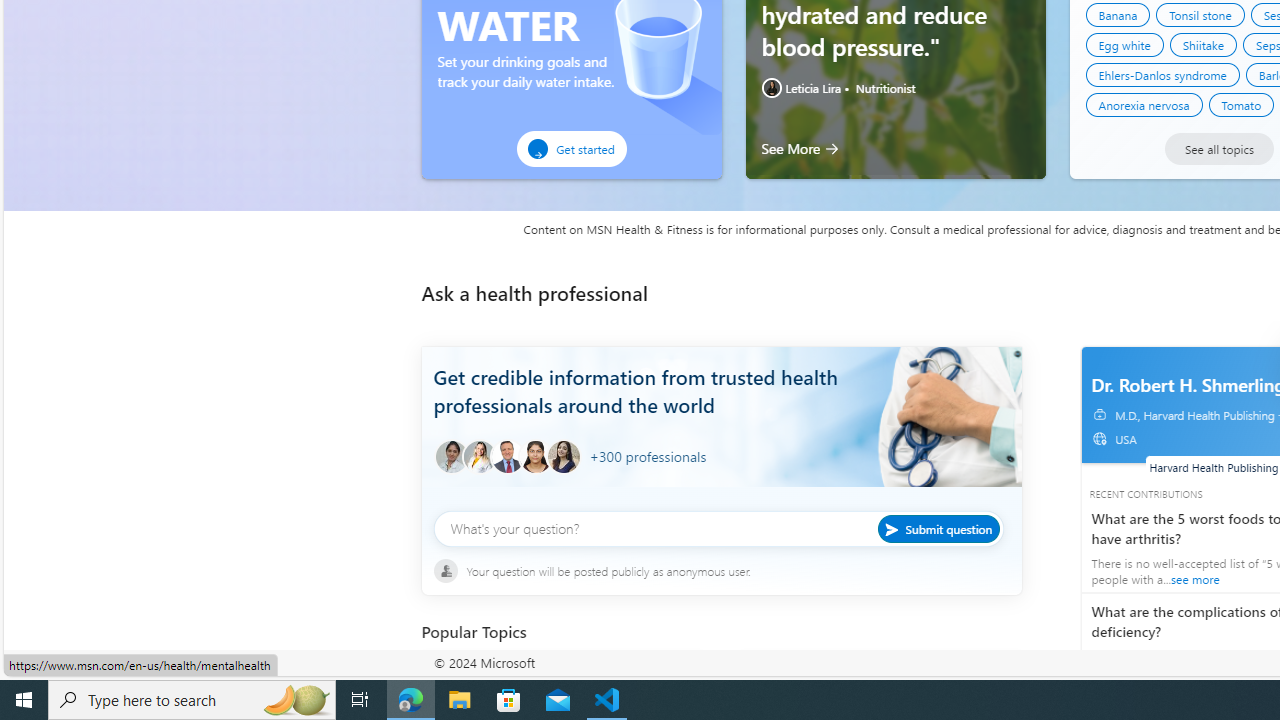 This screenshot has height=720, width=1280. I want to click on 'Submit question', so click(937, 527).